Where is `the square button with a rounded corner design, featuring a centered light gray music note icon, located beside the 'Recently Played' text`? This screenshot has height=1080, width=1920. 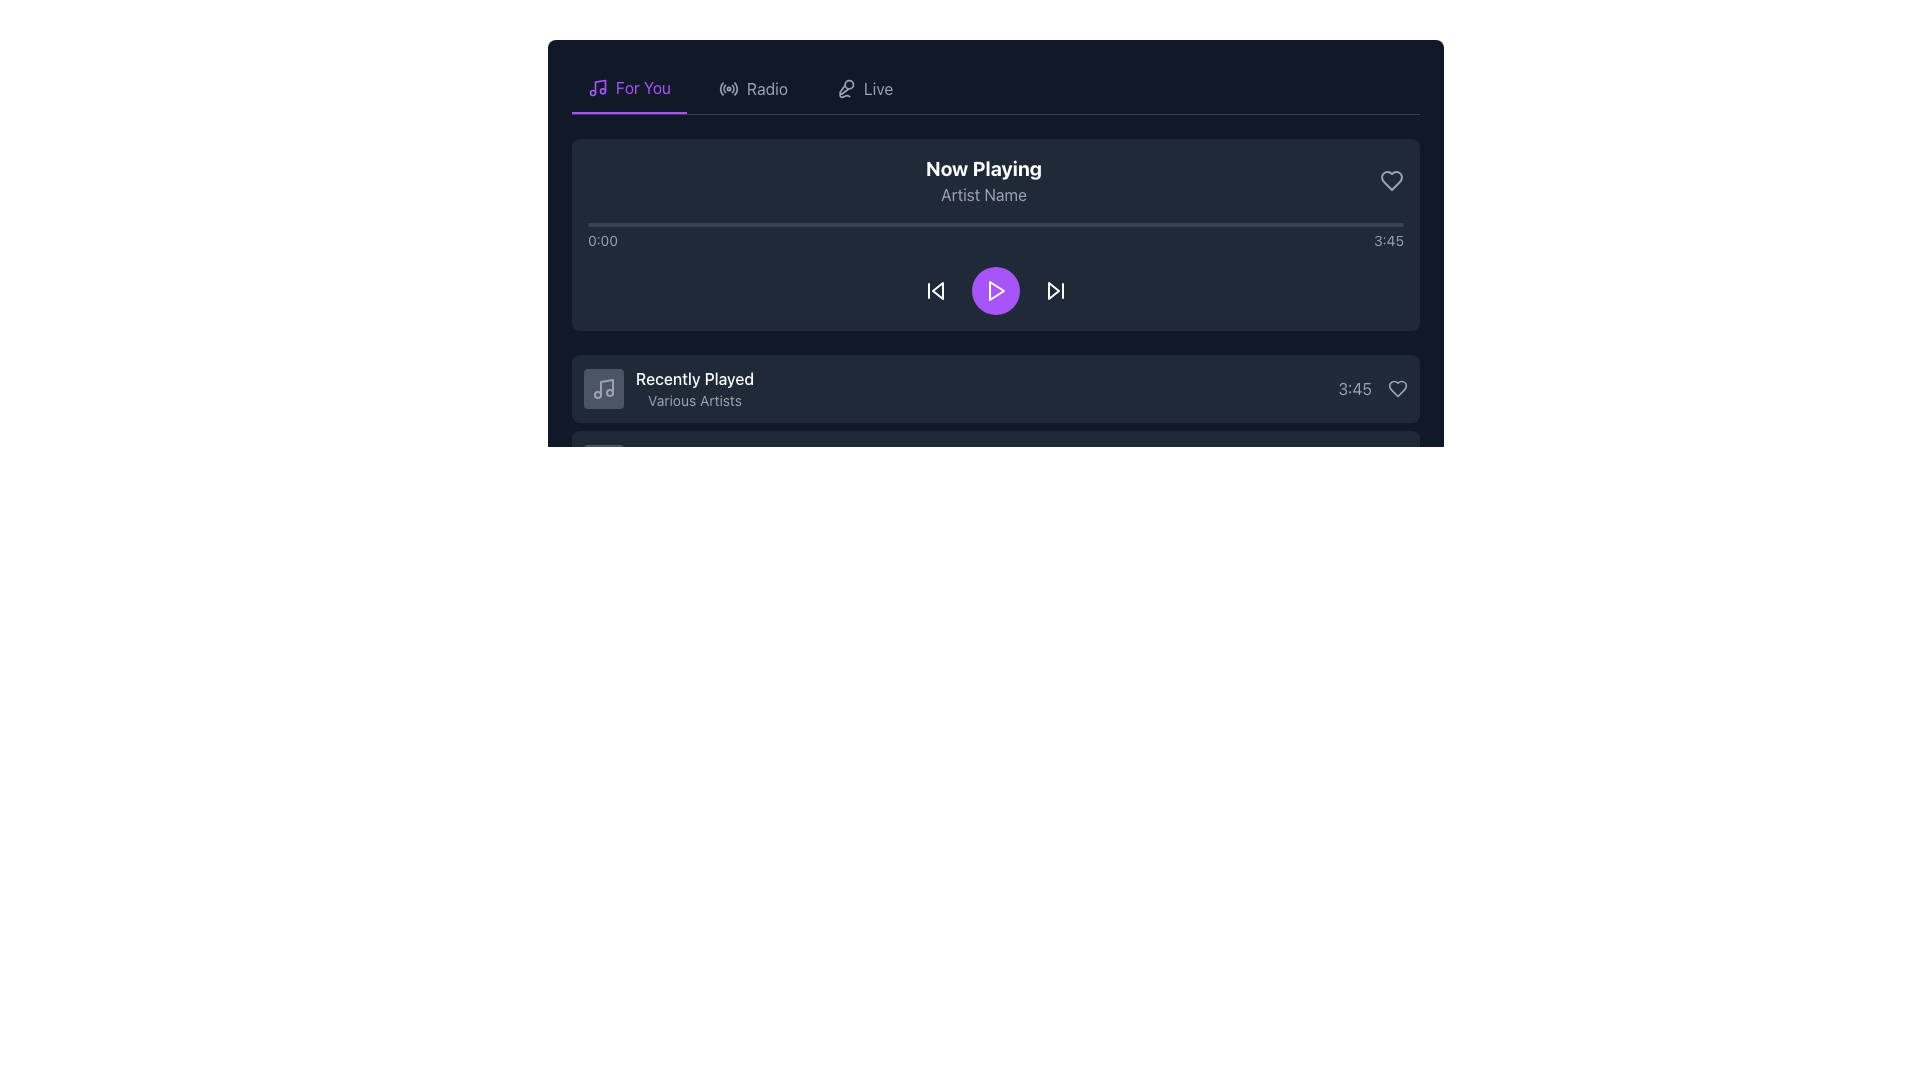 the square button with a rounded corner design, featuring a centered light gray music note icon, located beside the 'Recently Played' text is located at coordinates (603, 389).